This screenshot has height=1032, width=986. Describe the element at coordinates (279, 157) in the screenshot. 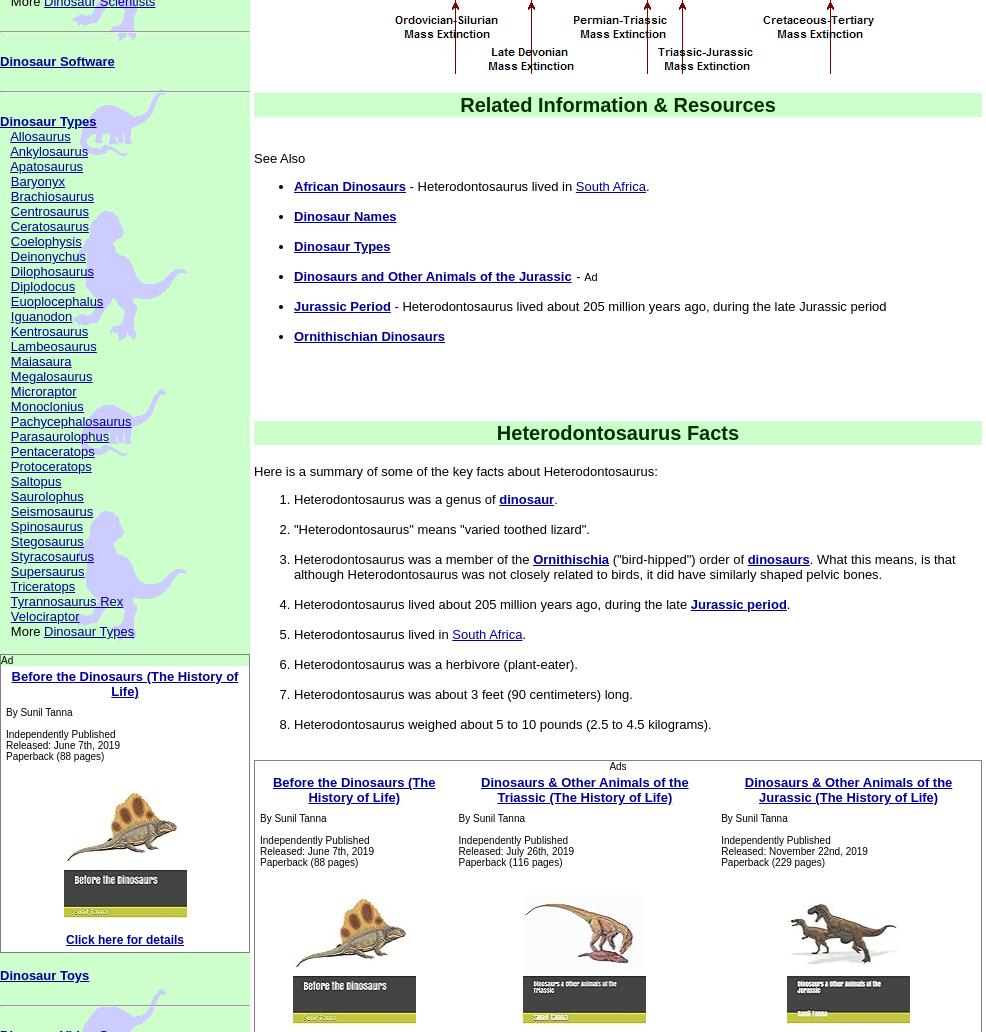

I see `'See Also'` at that location.